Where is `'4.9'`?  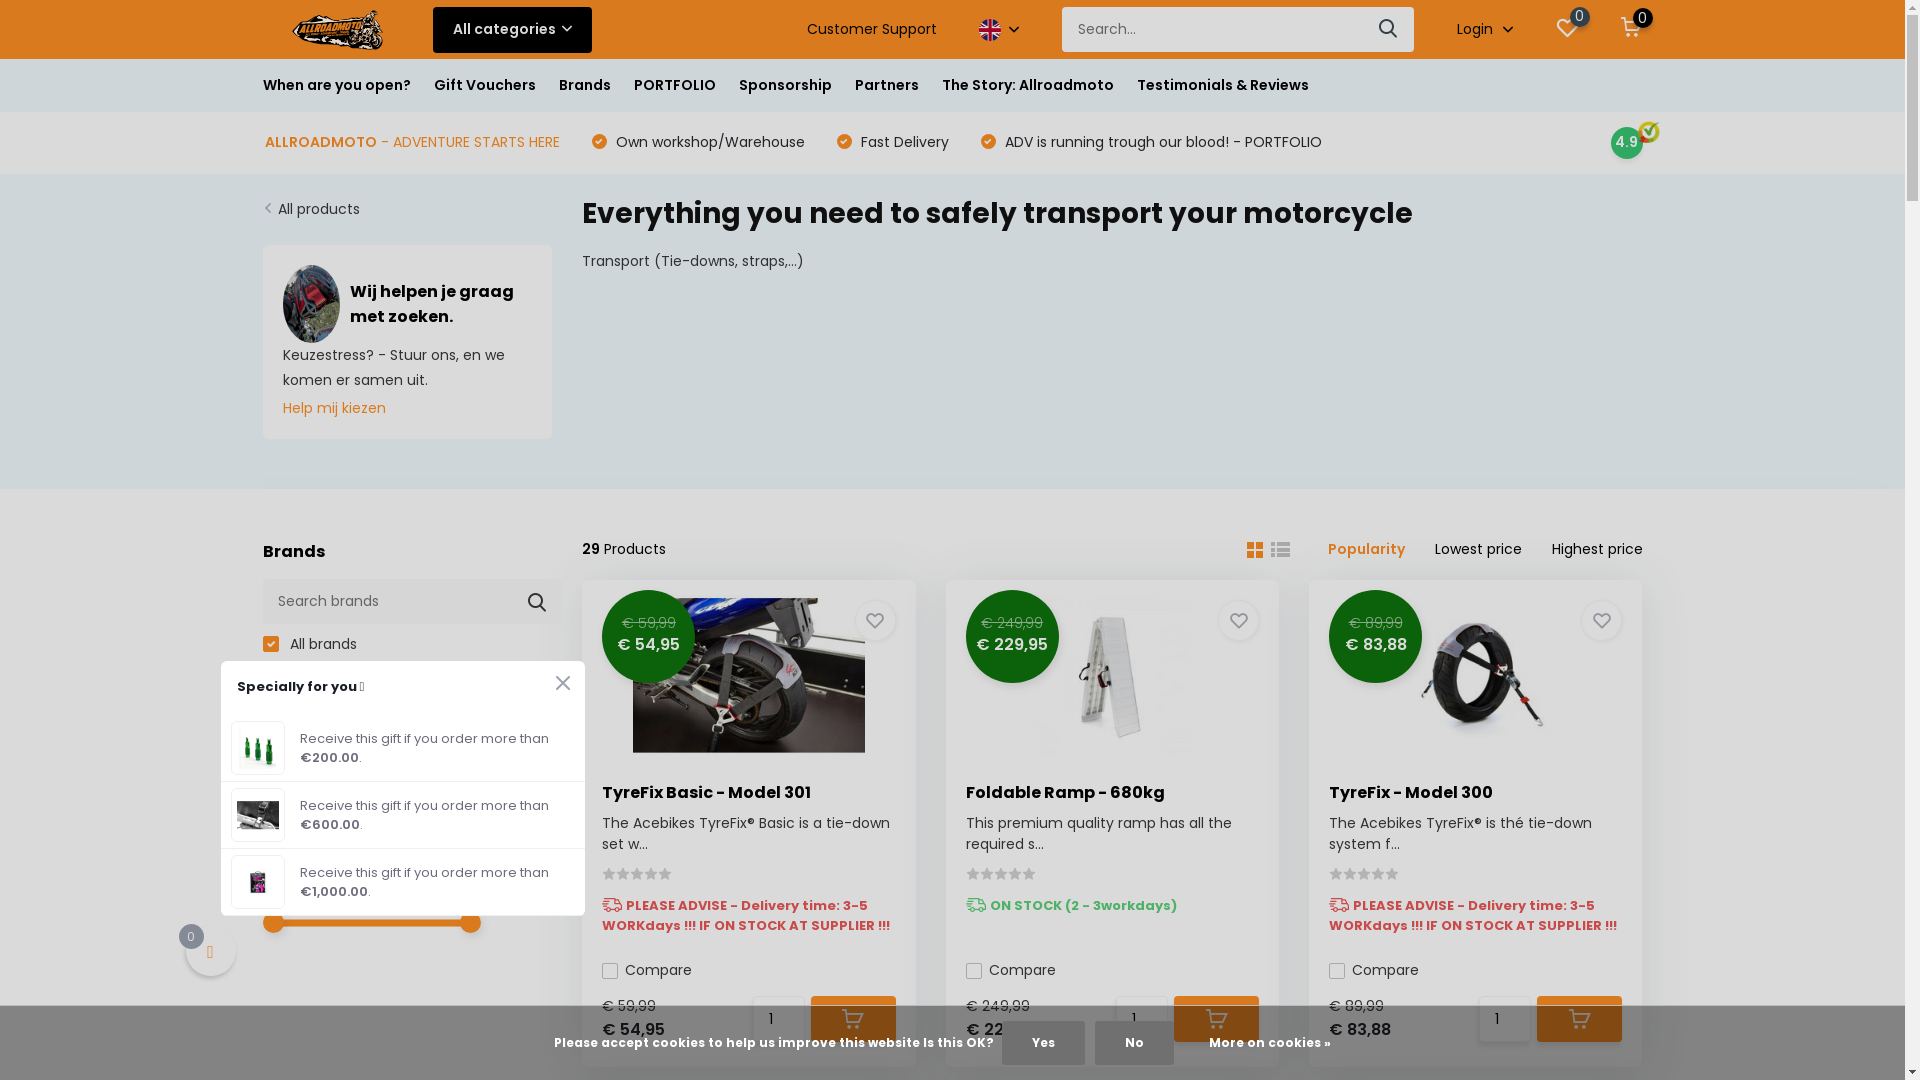 '4.9' is located at coordinates (1626, 141).